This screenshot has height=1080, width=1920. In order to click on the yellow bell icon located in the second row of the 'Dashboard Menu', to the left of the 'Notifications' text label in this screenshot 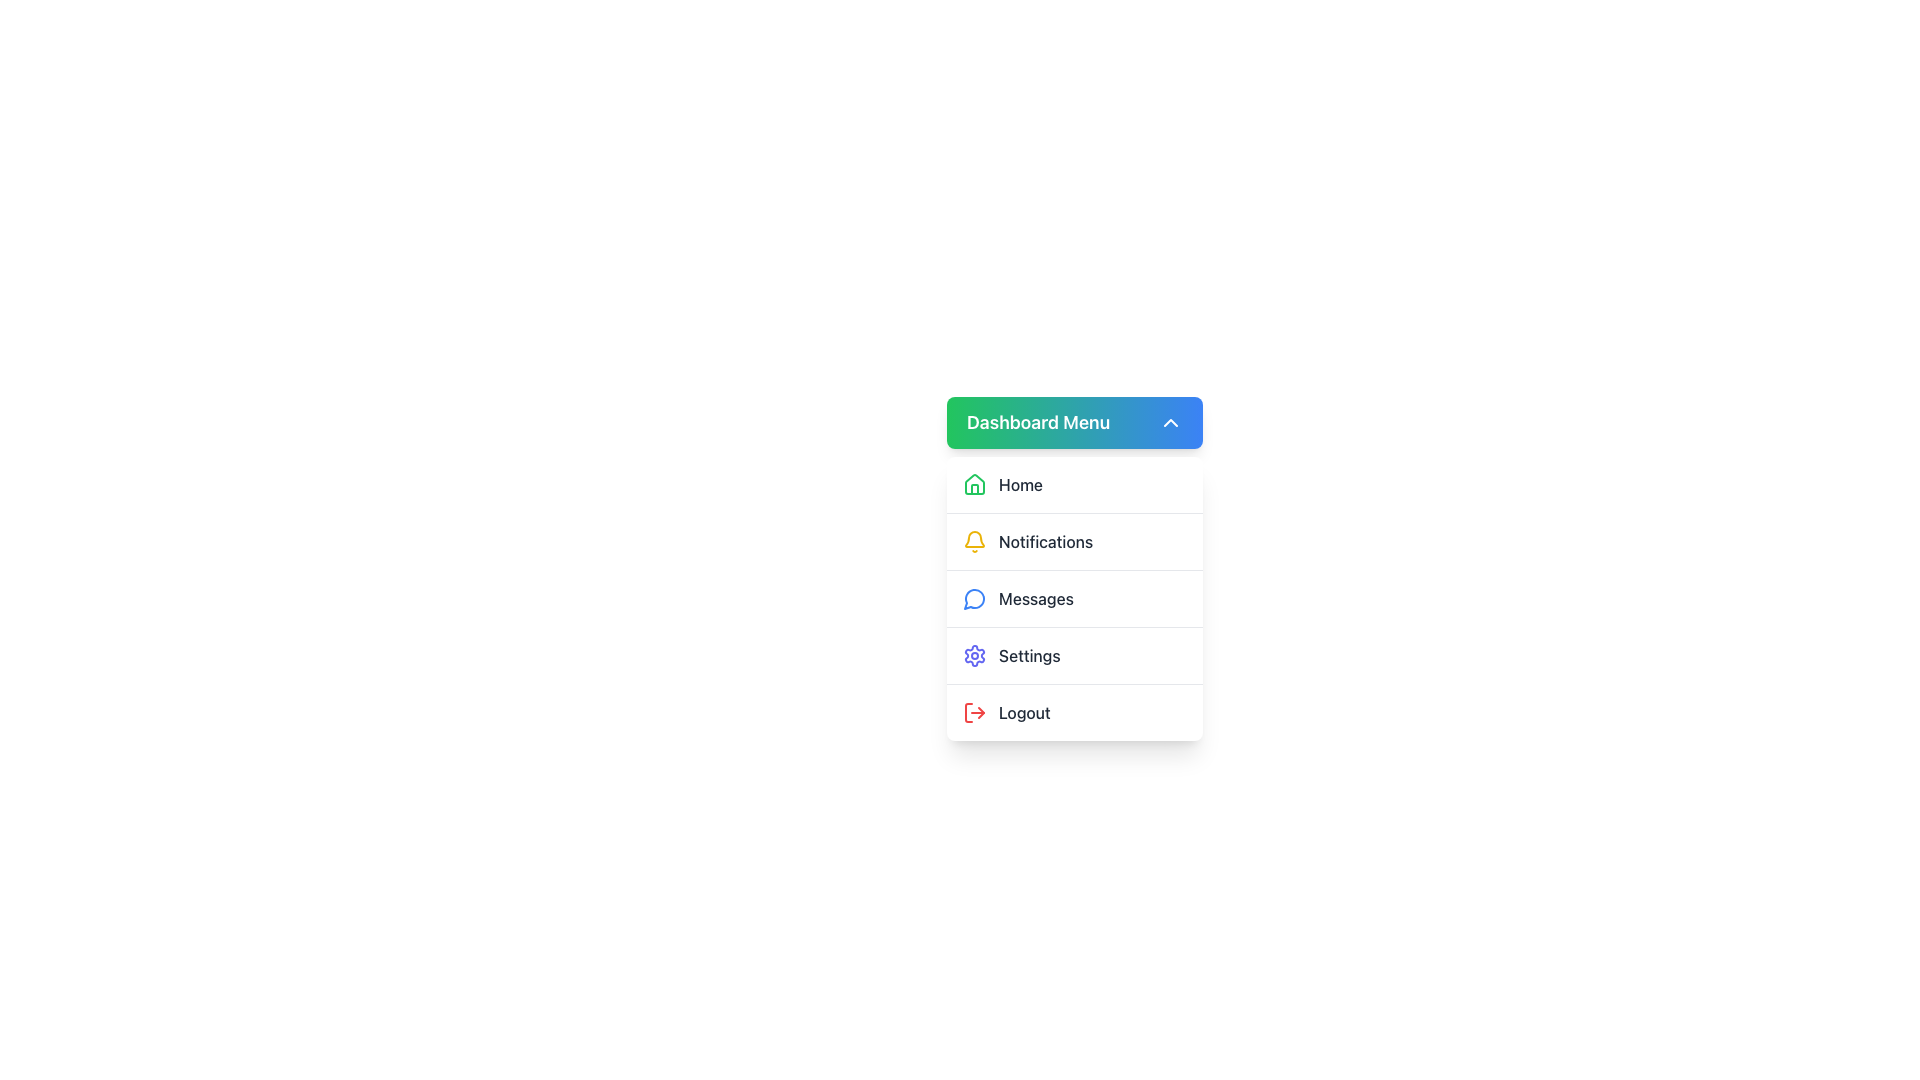, I will do `click(974, 542)`.